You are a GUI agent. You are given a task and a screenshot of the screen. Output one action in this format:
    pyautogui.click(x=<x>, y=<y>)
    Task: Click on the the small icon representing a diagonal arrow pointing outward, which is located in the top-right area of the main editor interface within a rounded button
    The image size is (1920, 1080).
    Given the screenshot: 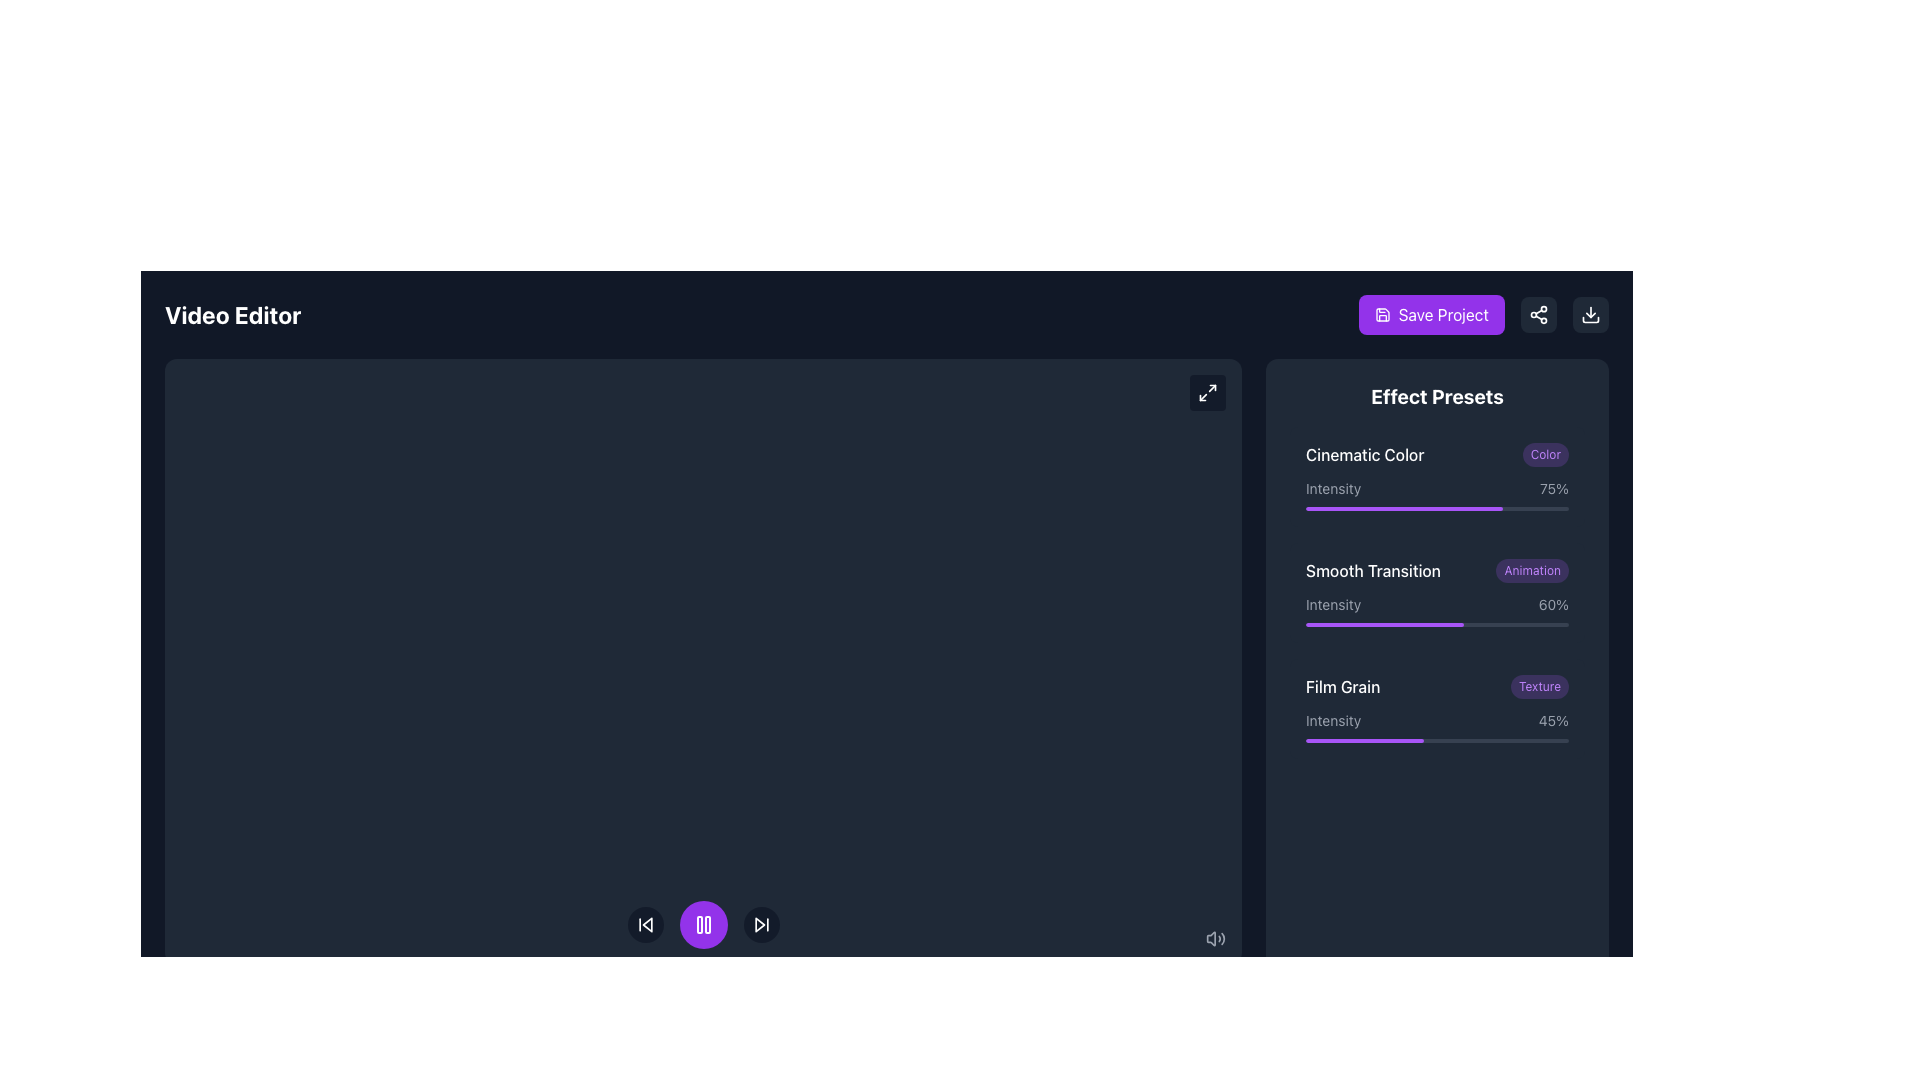 What is the action you would take?
    pyautogui.click(x=1207, y=393)
    